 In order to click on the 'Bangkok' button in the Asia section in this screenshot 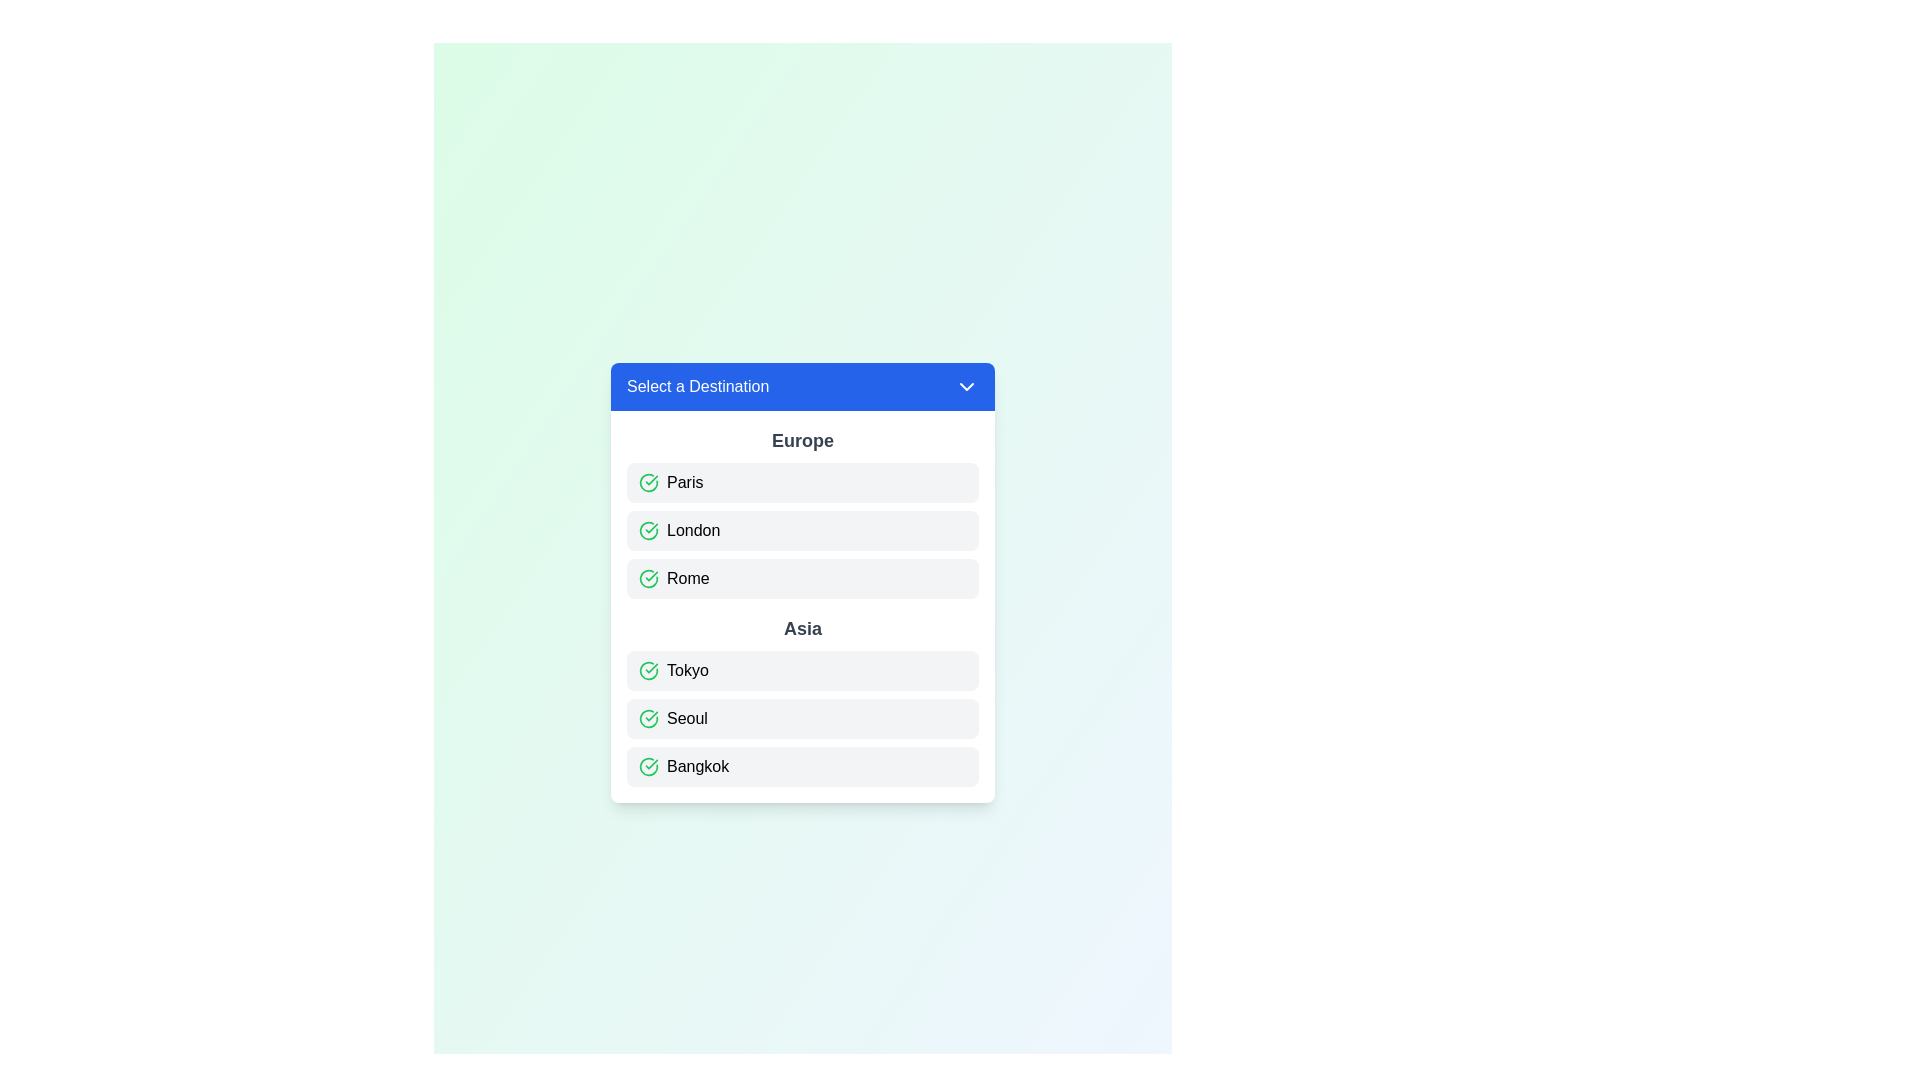, I will do `click(802, 766)`.